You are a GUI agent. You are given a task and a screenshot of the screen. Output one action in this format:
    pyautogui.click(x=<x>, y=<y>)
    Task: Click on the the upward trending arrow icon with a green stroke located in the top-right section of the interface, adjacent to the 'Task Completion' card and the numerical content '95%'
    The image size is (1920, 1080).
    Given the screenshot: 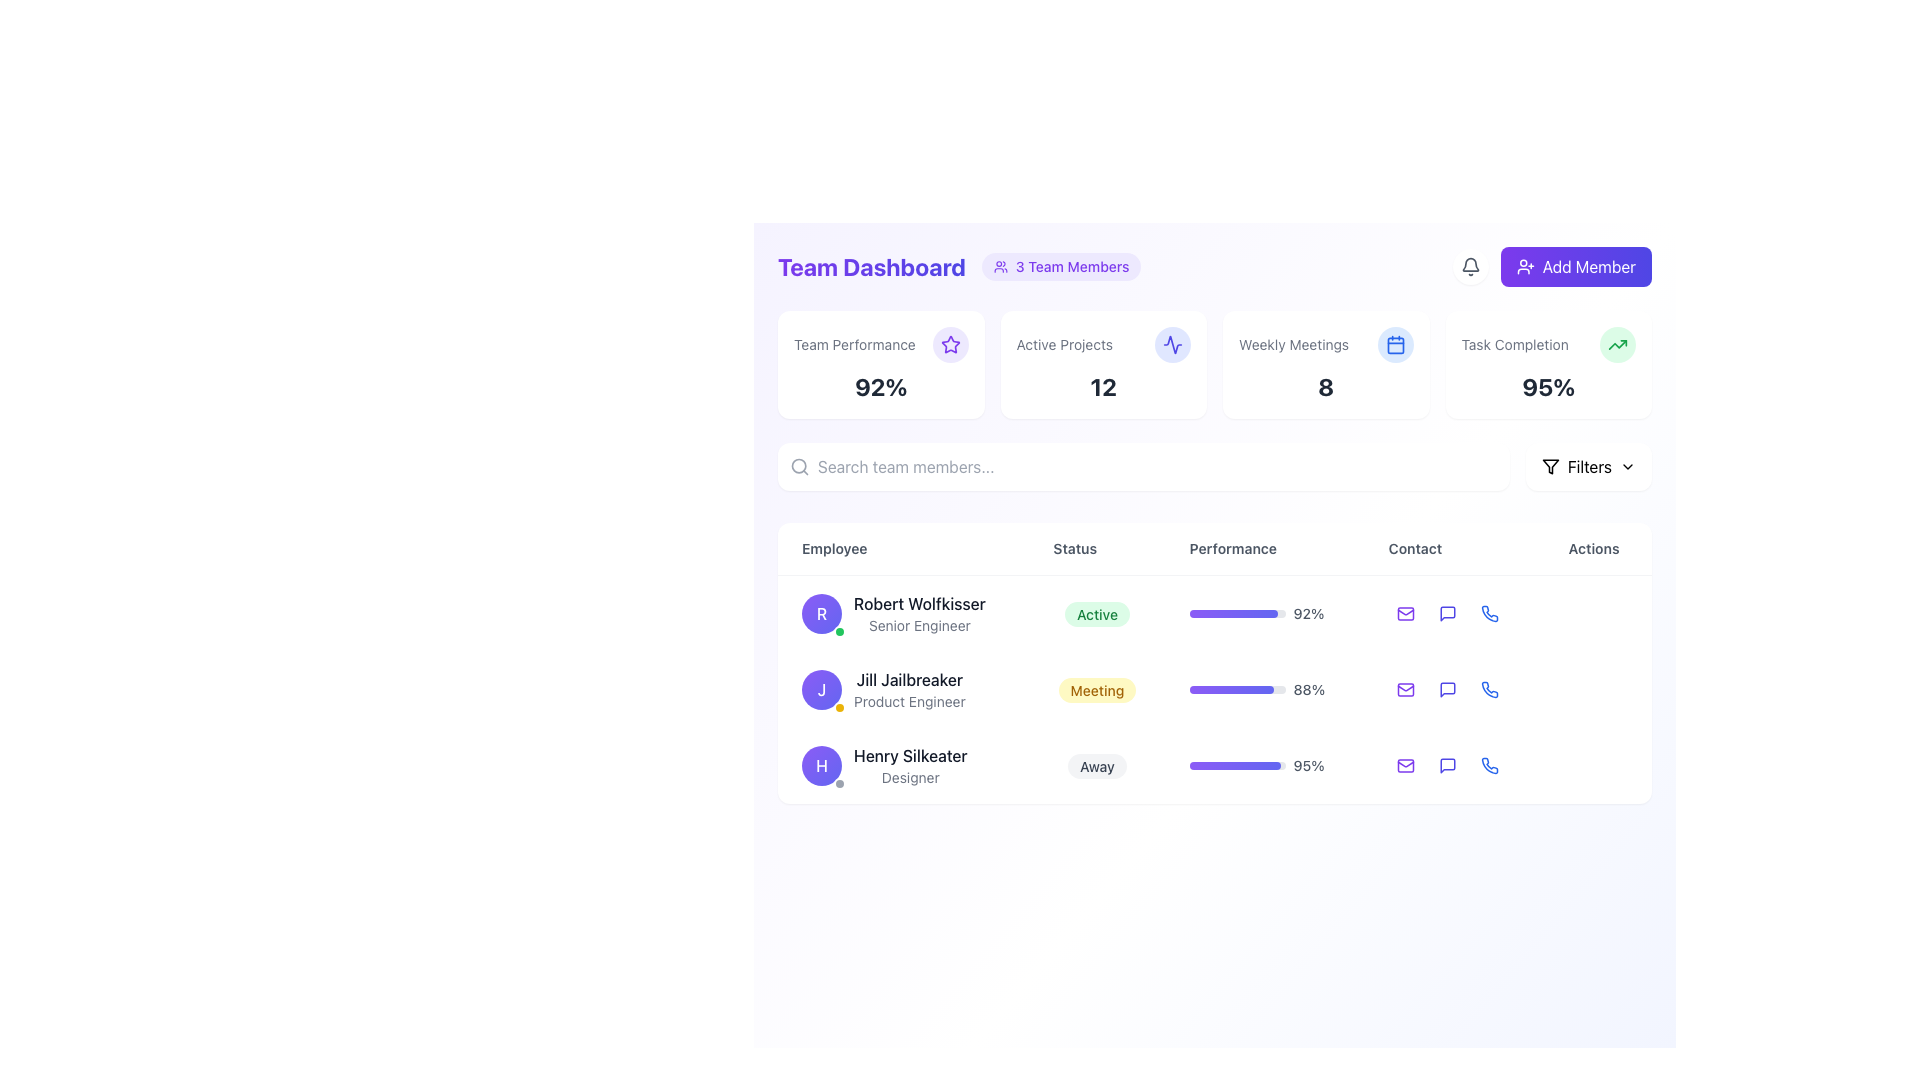 What is the action you would take?
    pyautogui.click(x=1617, y=343)
    